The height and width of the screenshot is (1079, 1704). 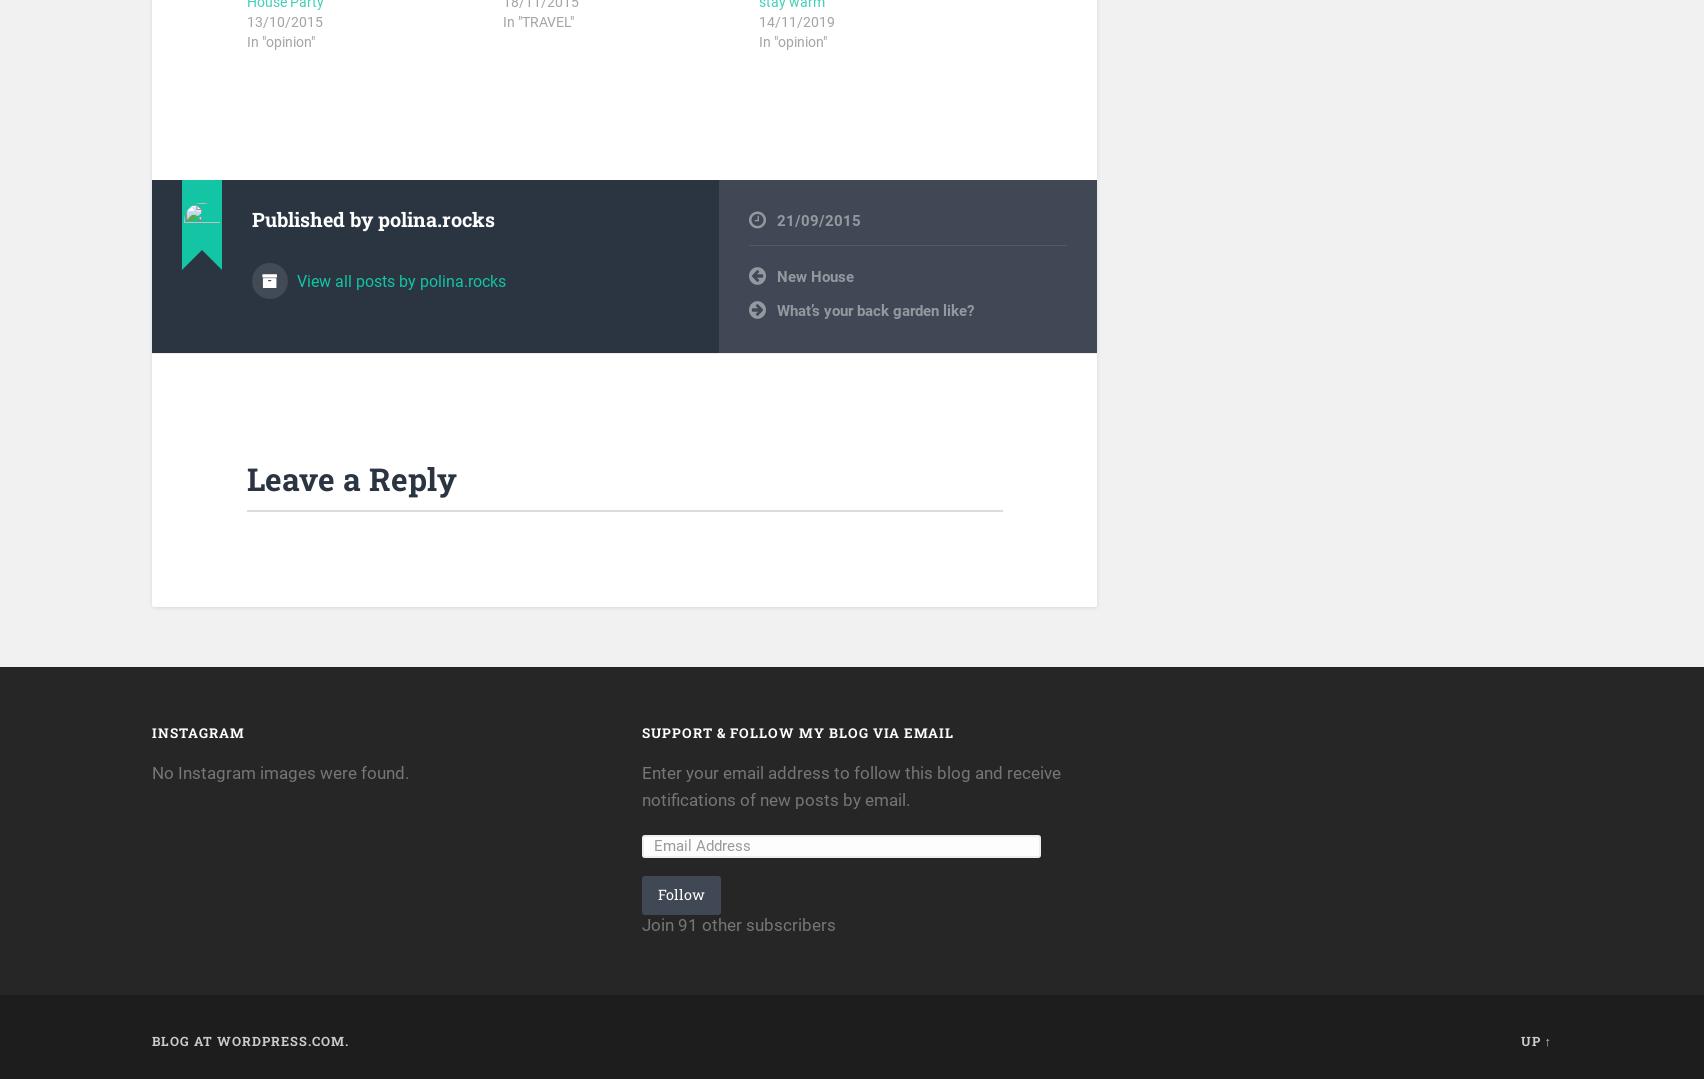 What do you see at coordinates (738, 923) in the screenshot?
I see `'Join 91 other subscribers'` at bounding box center [738, 923].